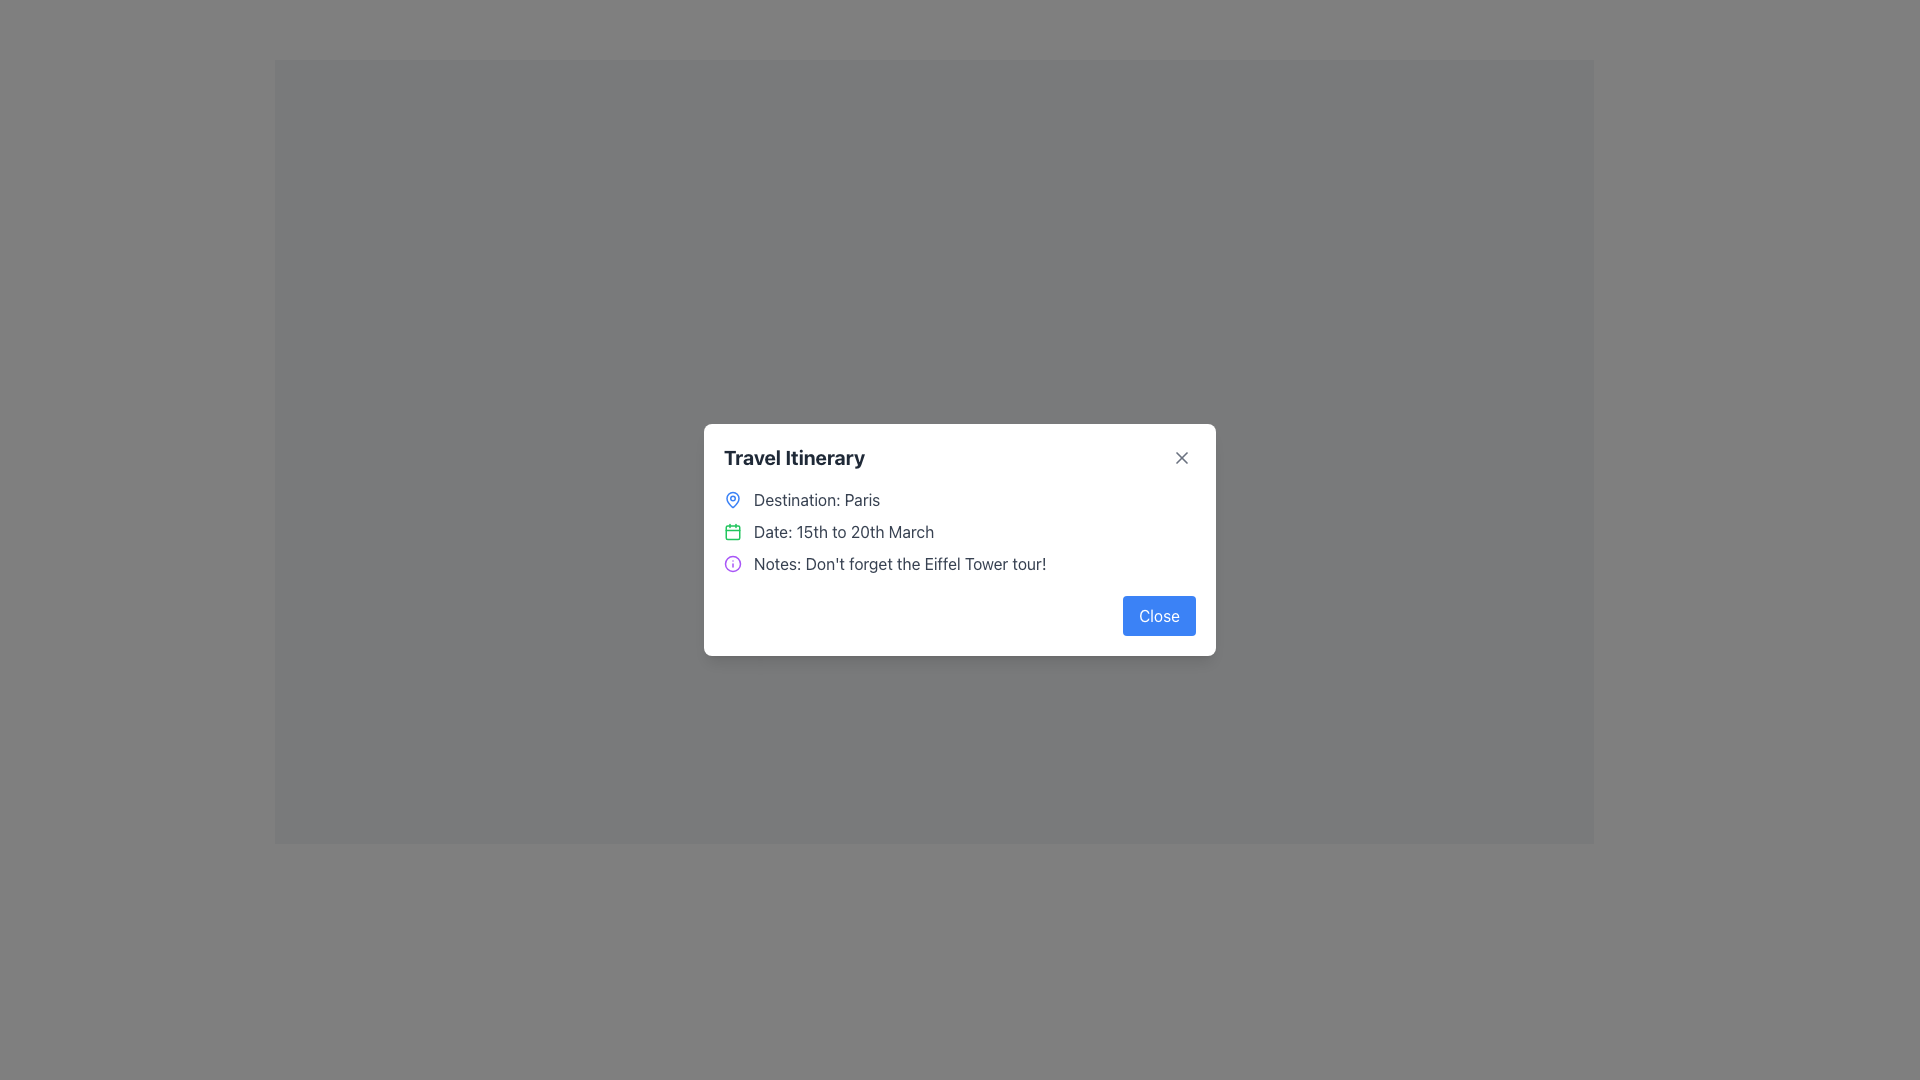 This screenshot has width=1920, height=1080. What do you see at coordinates (732, 499) in the screenshot?
I see `the location marker SVG icon that visually indicates the destination text 'Destination: Paris', situated to the left of the text` at bounding box center [732, 499].